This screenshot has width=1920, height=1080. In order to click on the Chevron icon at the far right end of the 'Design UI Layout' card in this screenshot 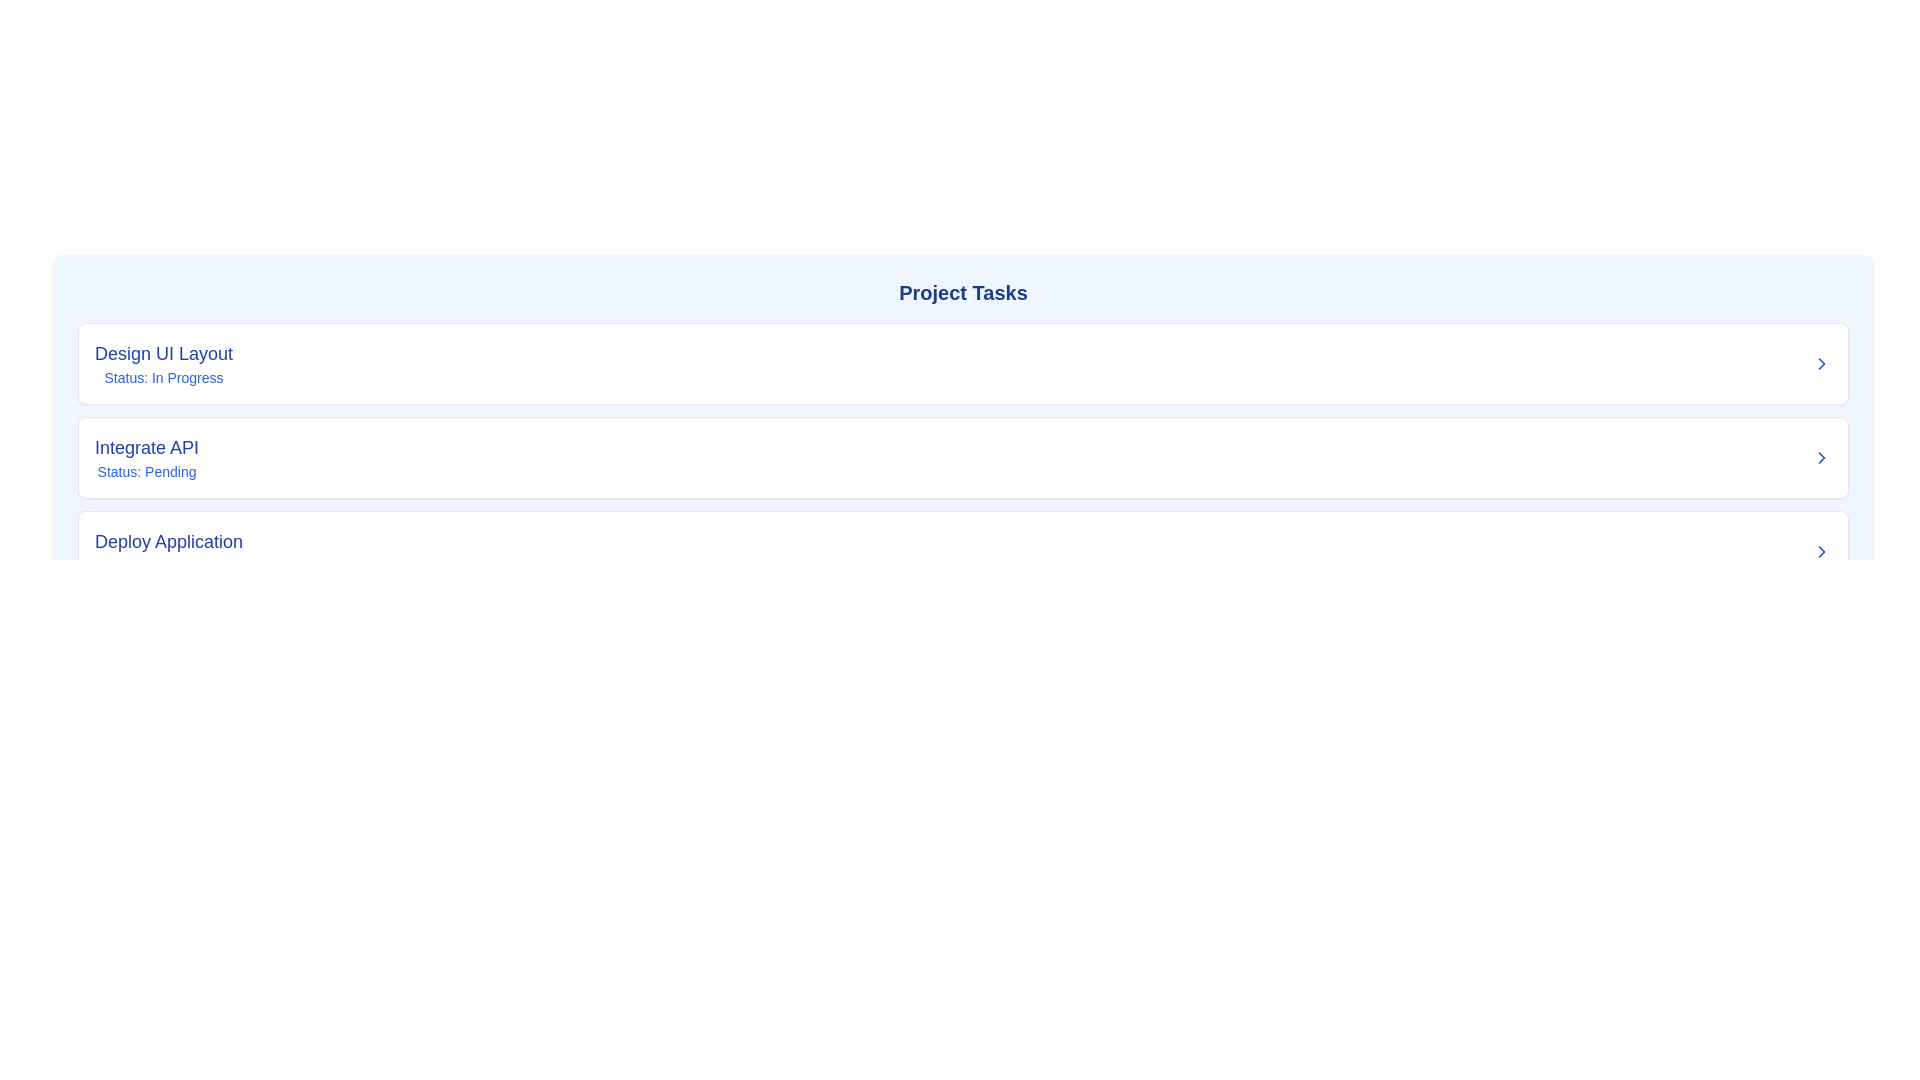, I will do `click(1822, 363)`.